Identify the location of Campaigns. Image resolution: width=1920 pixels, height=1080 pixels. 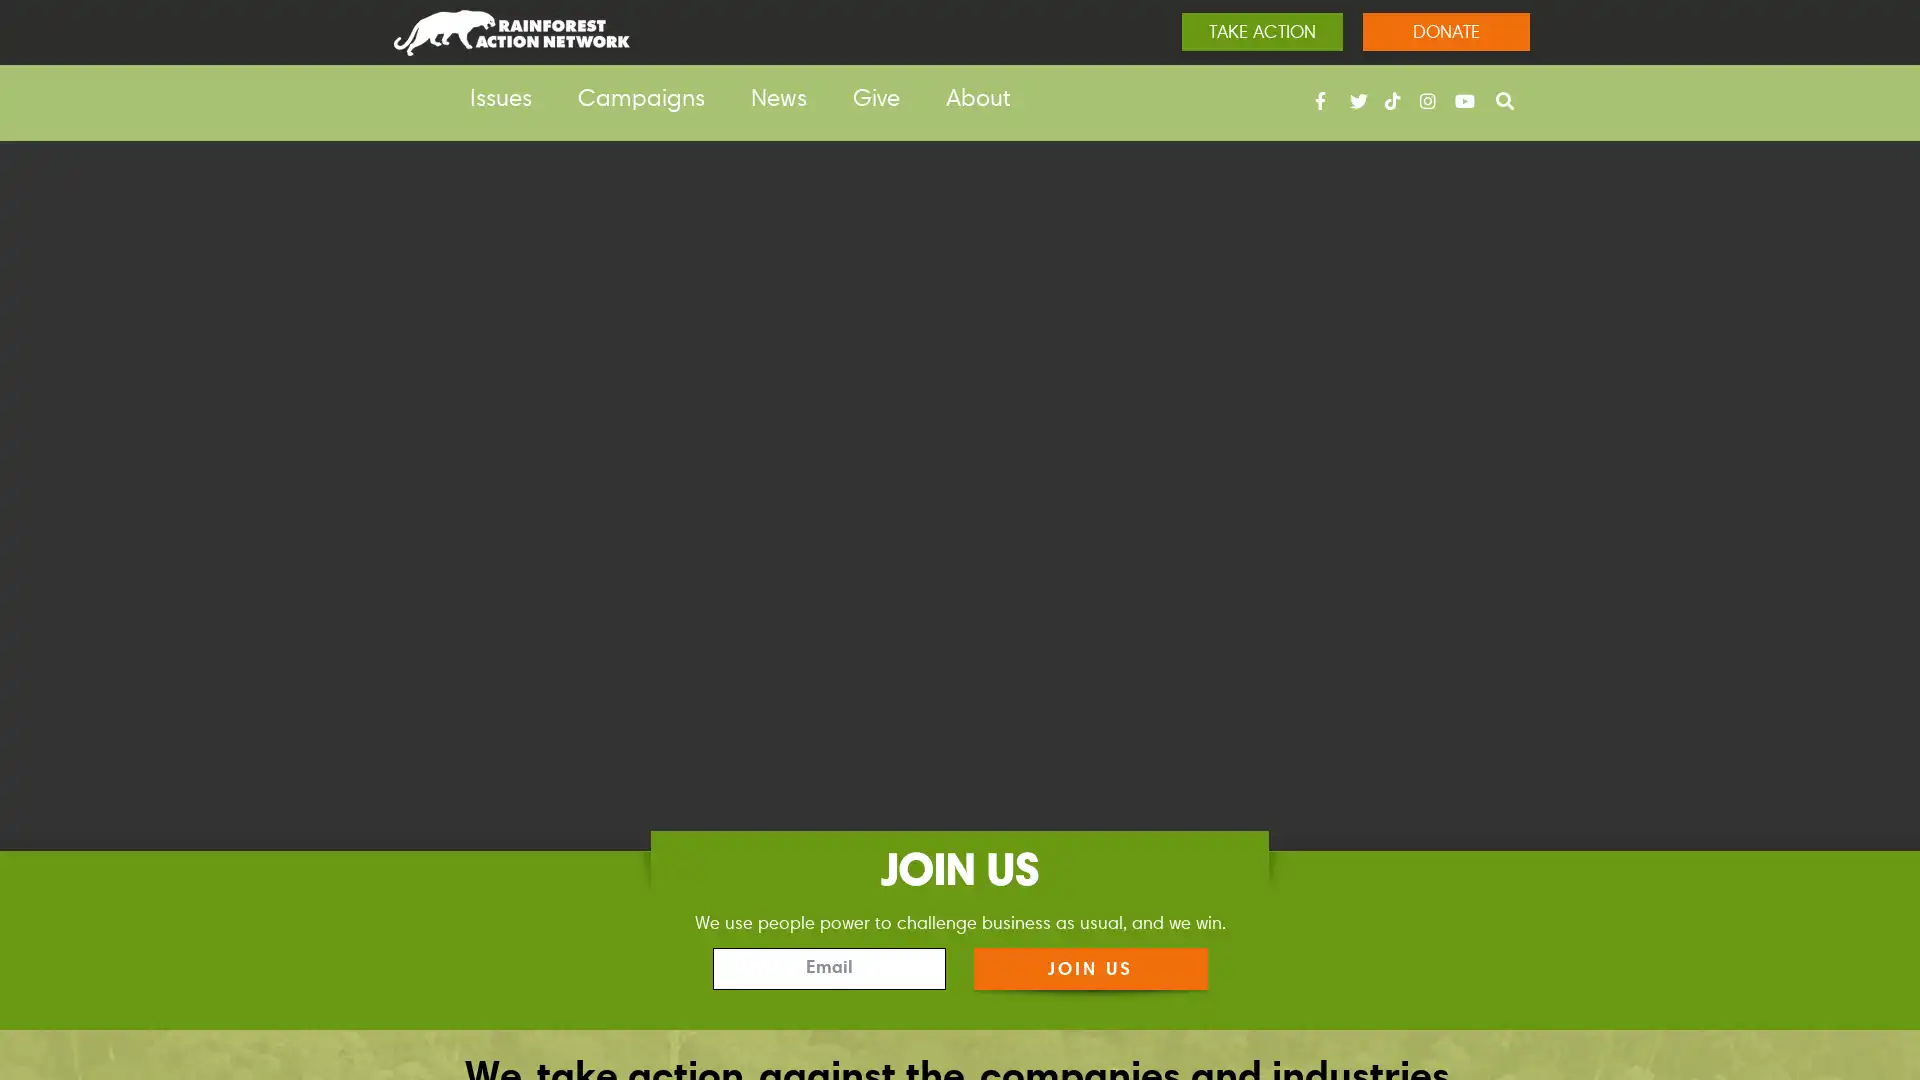
(641, 100).